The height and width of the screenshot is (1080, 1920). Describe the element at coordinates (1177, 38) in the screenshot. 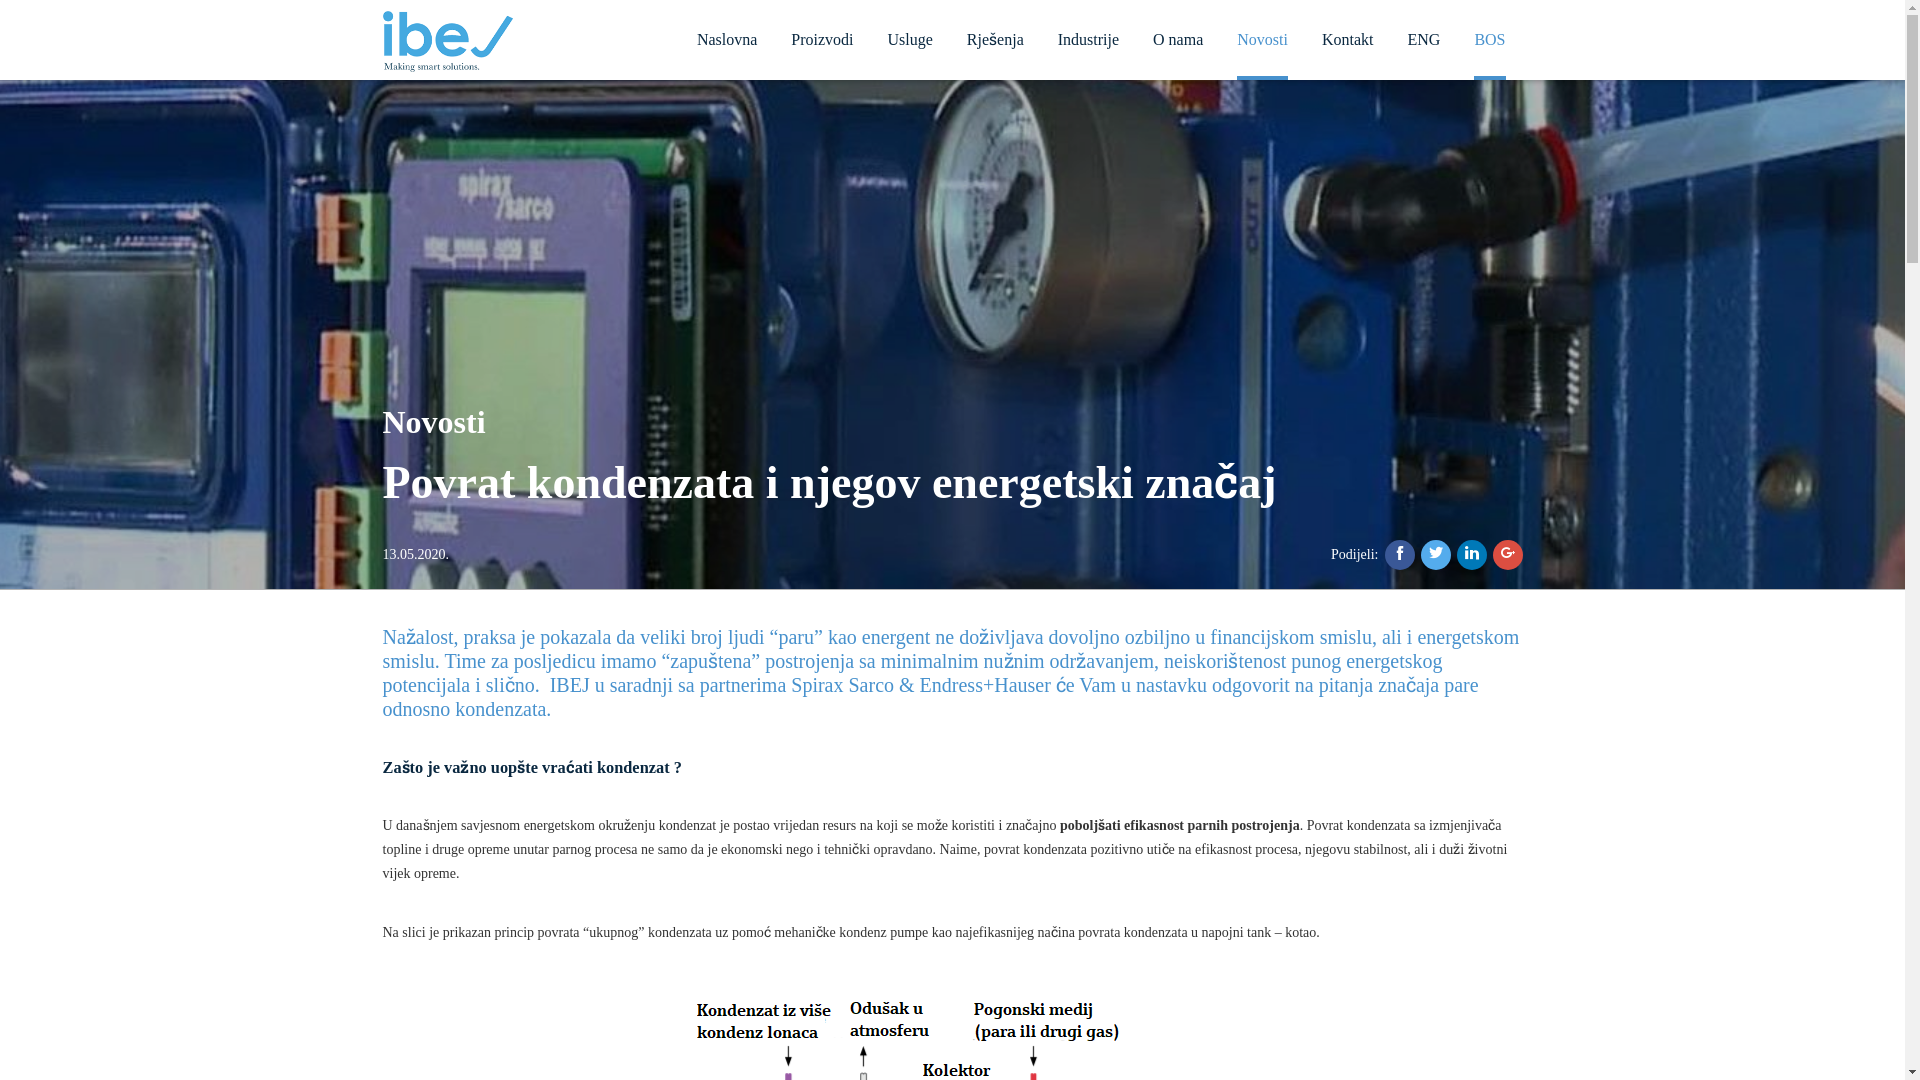

I see `'O nama'` at that location.